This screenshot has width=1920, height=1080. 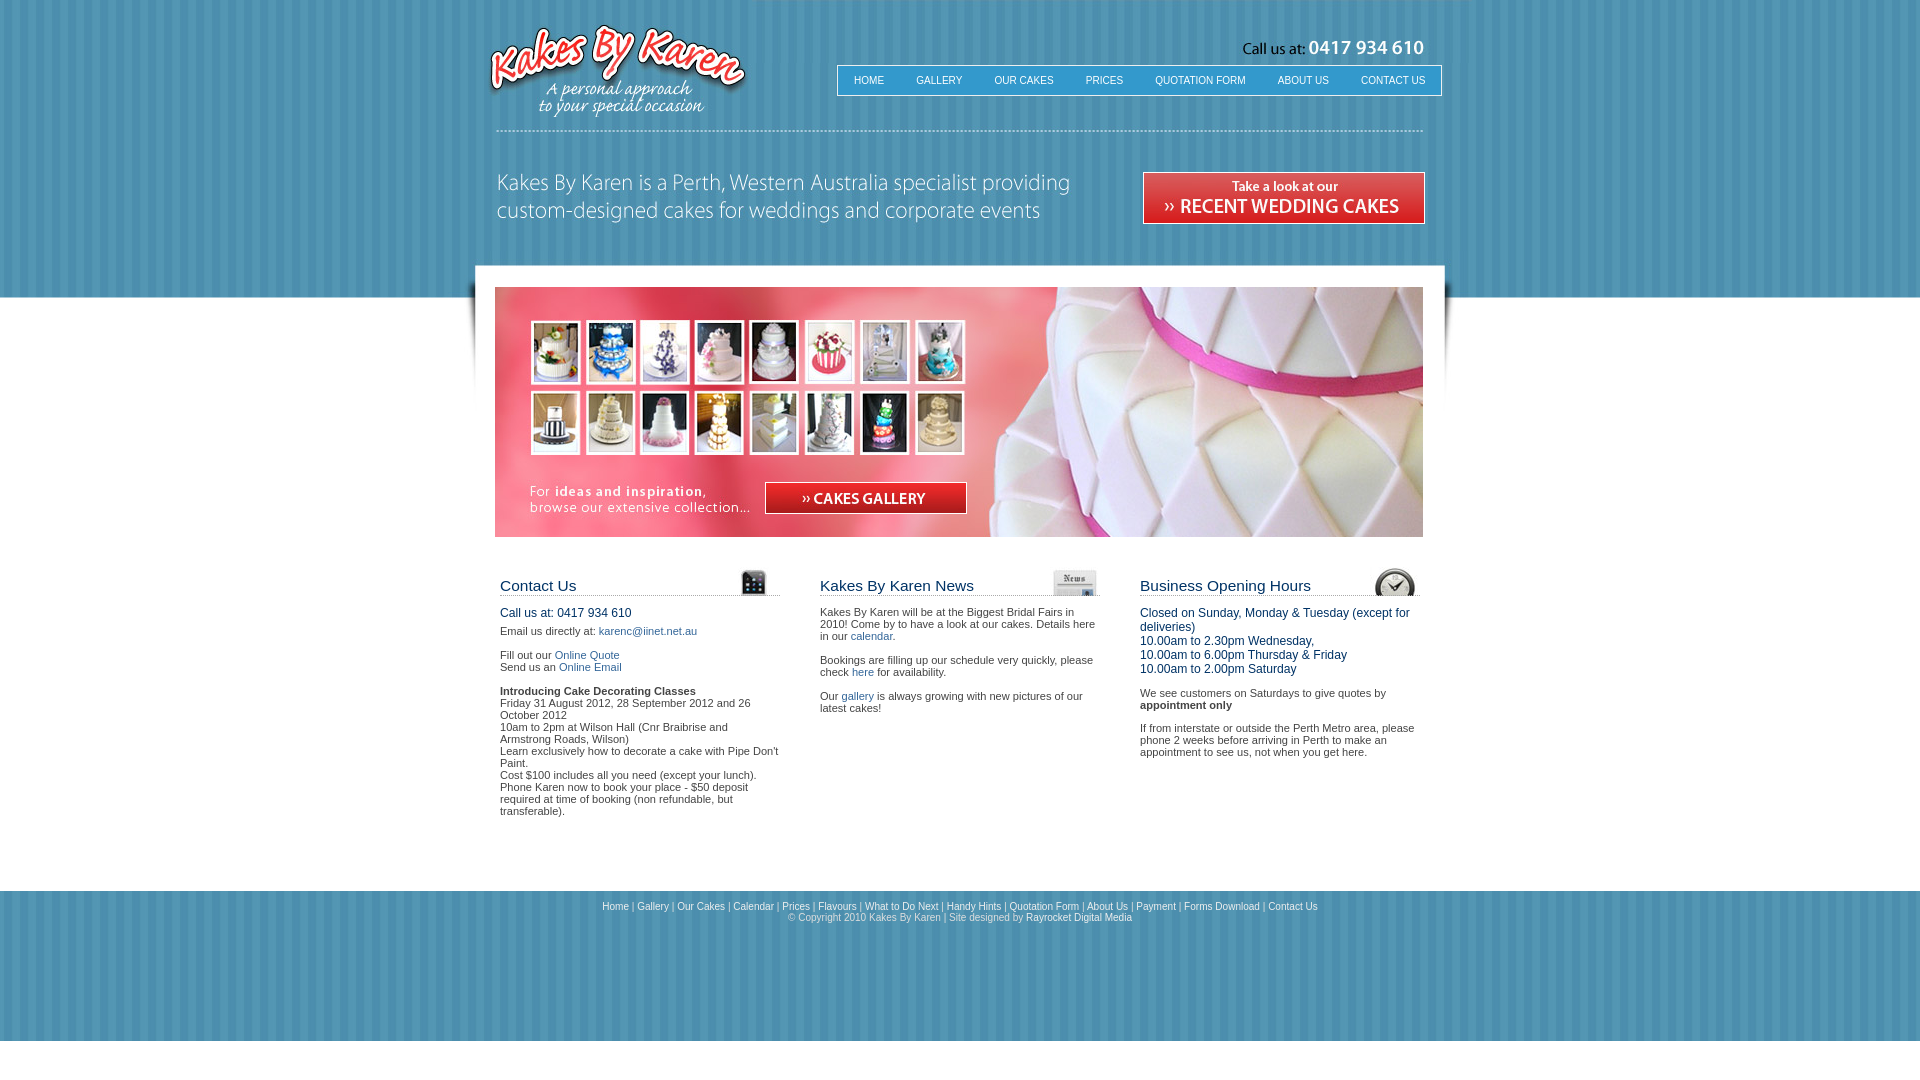 What do you see at coordinates (868, 79) in the screenshot?
I see `'HOME'` at bounding box center [868, 79].